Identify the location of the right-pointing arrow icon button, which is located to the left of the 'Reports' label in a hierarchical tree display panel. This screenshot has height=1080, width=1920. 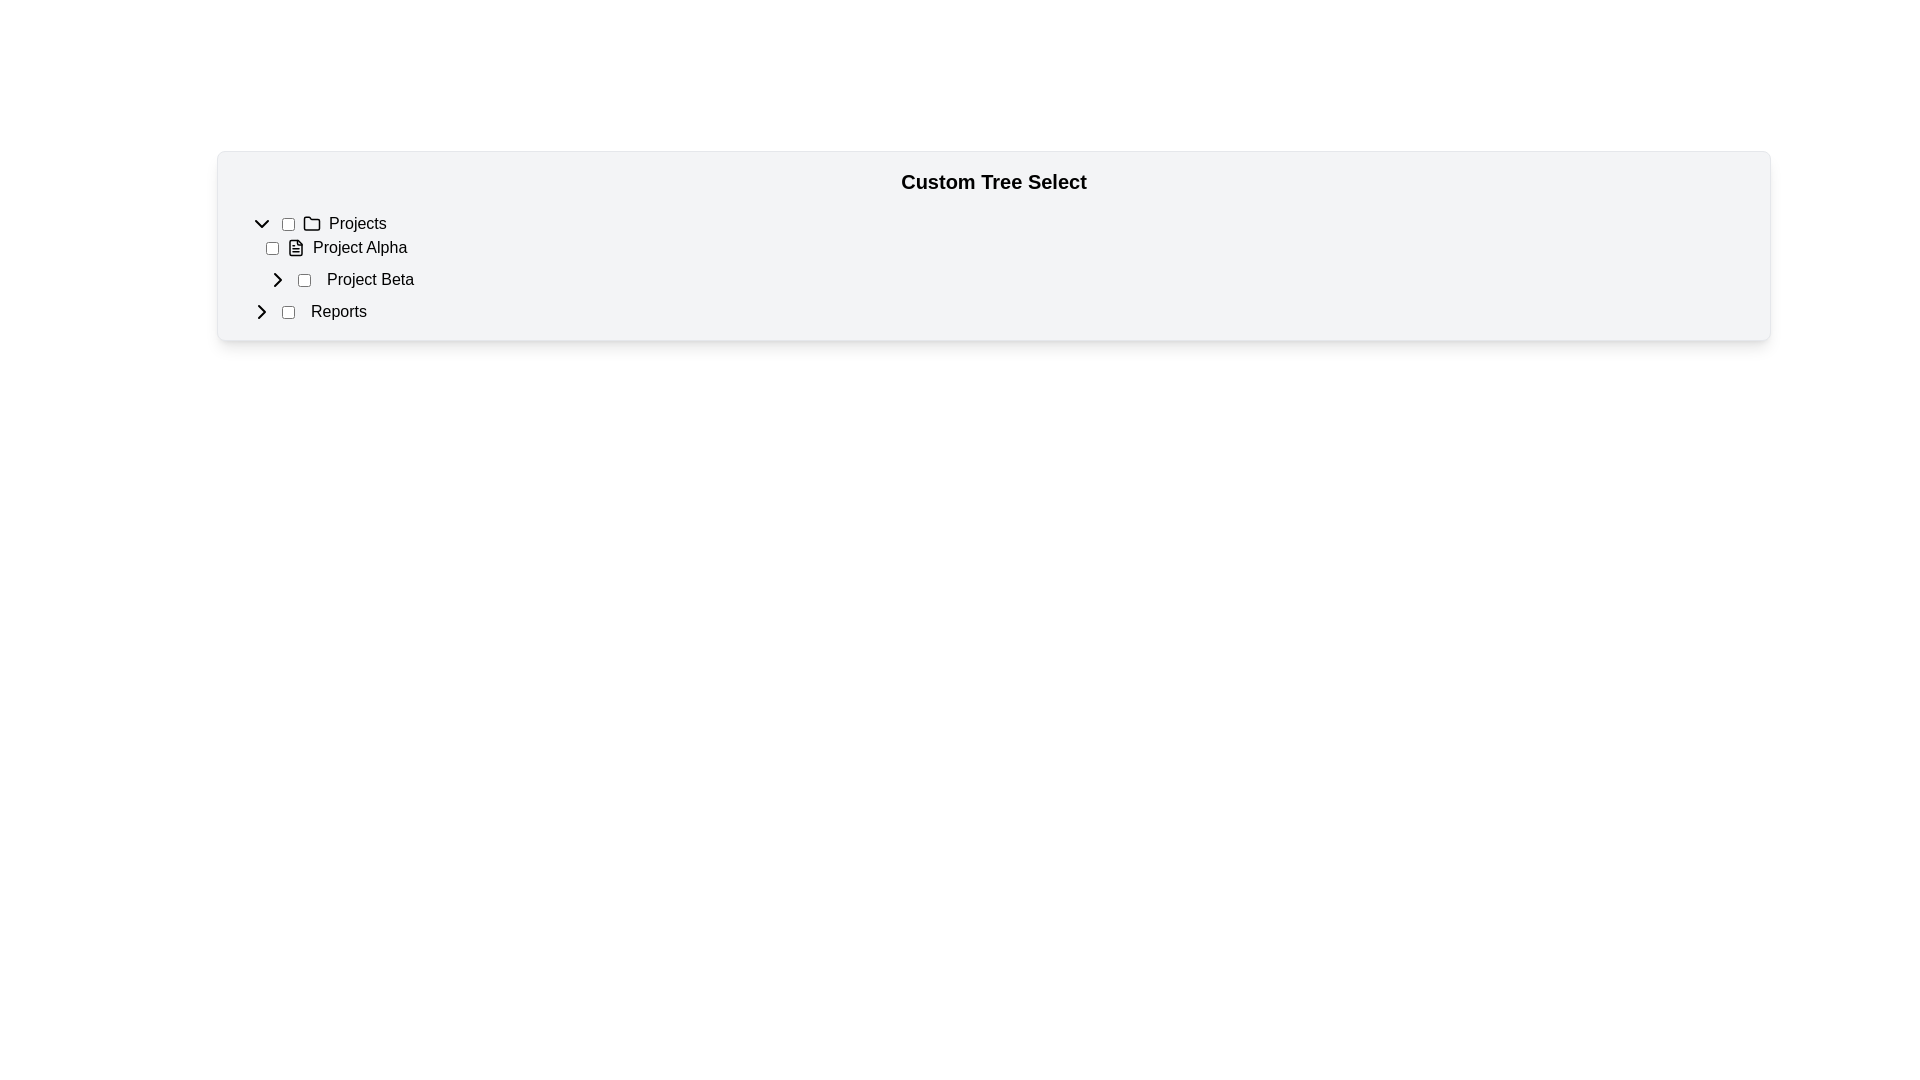
(261, 312).